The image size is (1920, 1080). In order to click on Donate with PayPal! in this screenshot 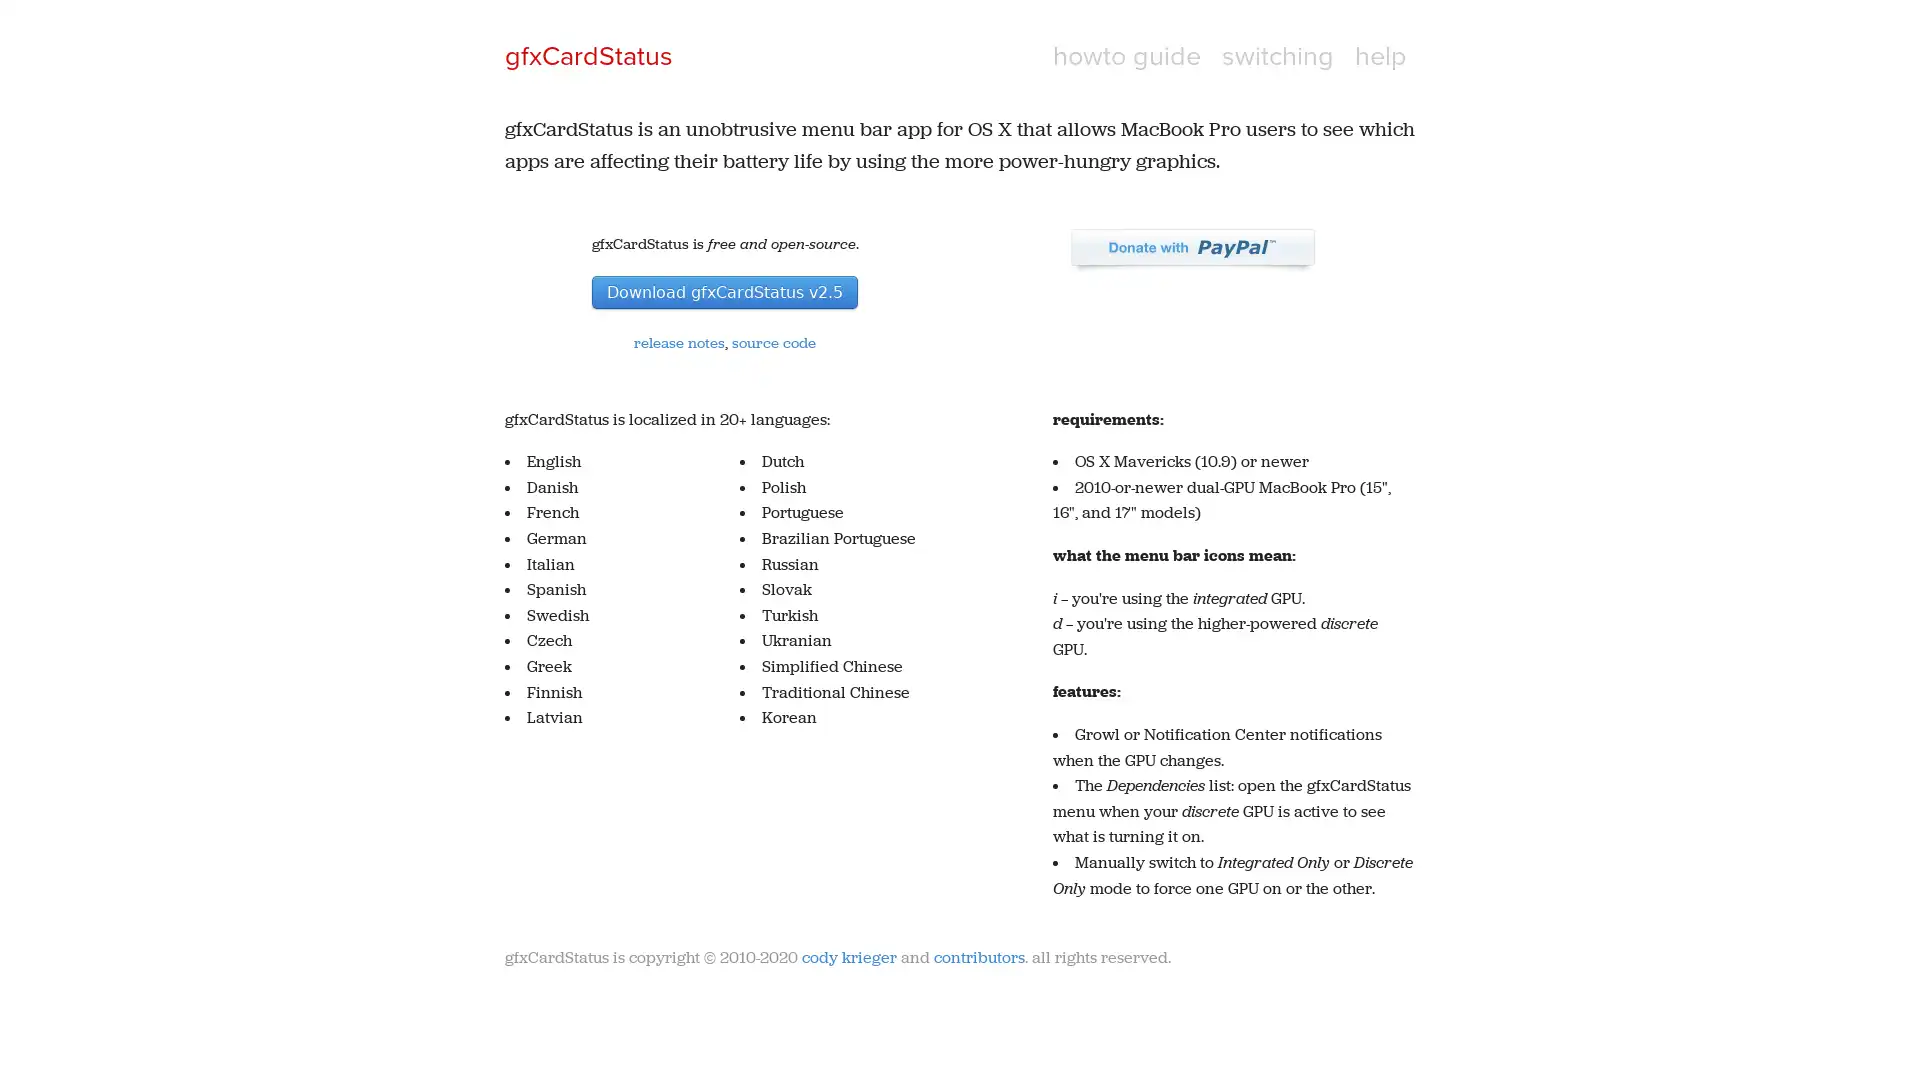, I will do `click(1191, 248)`.